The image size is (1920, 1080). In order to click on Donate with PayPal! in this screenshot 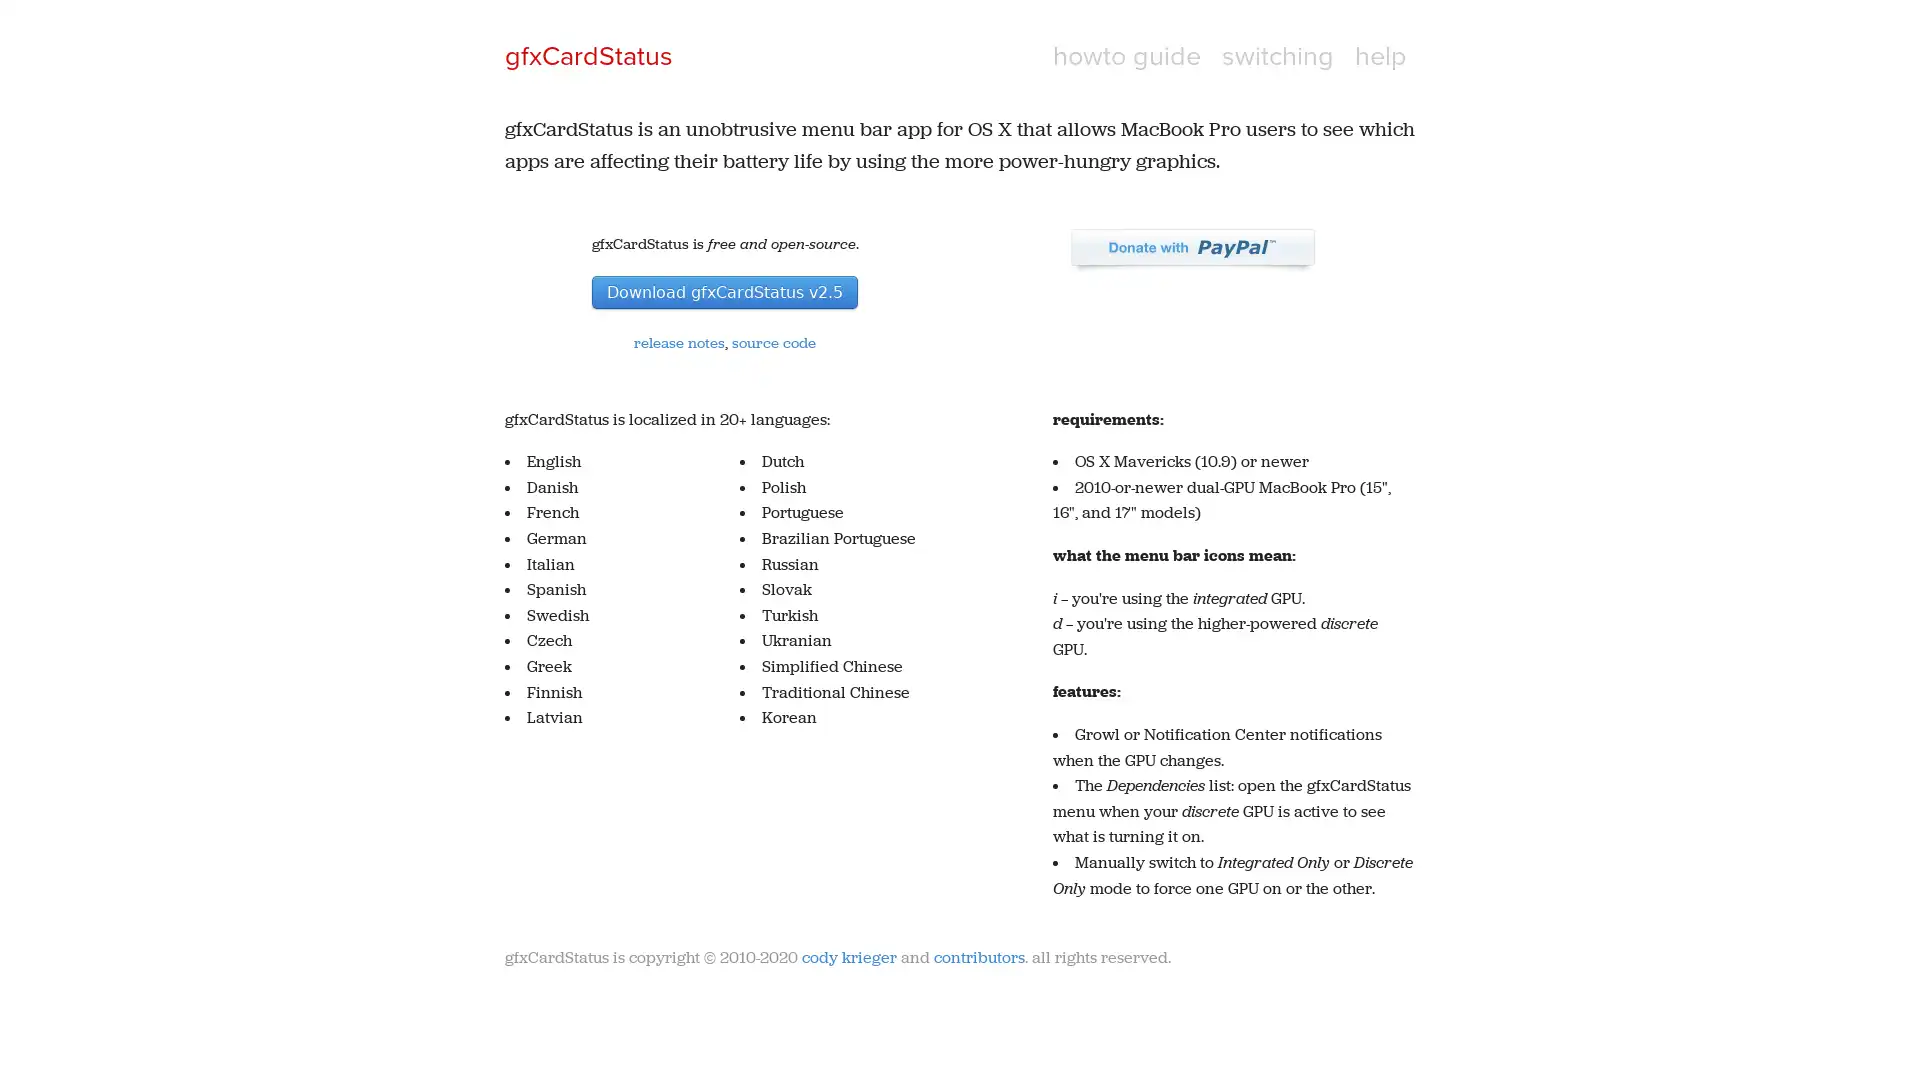, I will do `click(1191, 248)`.